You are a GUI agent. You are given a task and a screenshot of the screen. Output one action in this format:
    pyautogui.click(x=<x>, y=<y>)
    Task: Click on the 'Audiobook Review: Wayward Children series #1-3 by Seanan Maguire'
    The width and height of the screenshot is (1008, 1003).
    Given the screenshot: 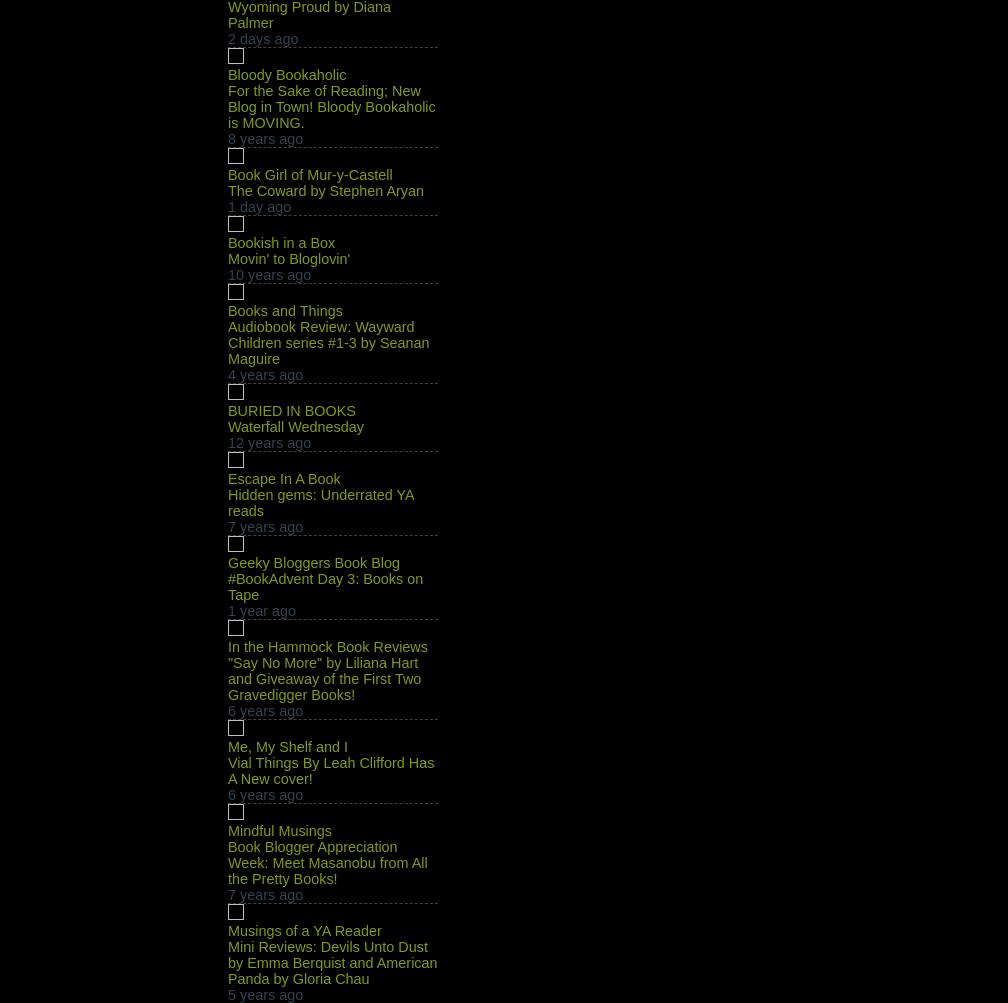 What is the action you would take?
    pyautogui.click(x=328, y=342)
    